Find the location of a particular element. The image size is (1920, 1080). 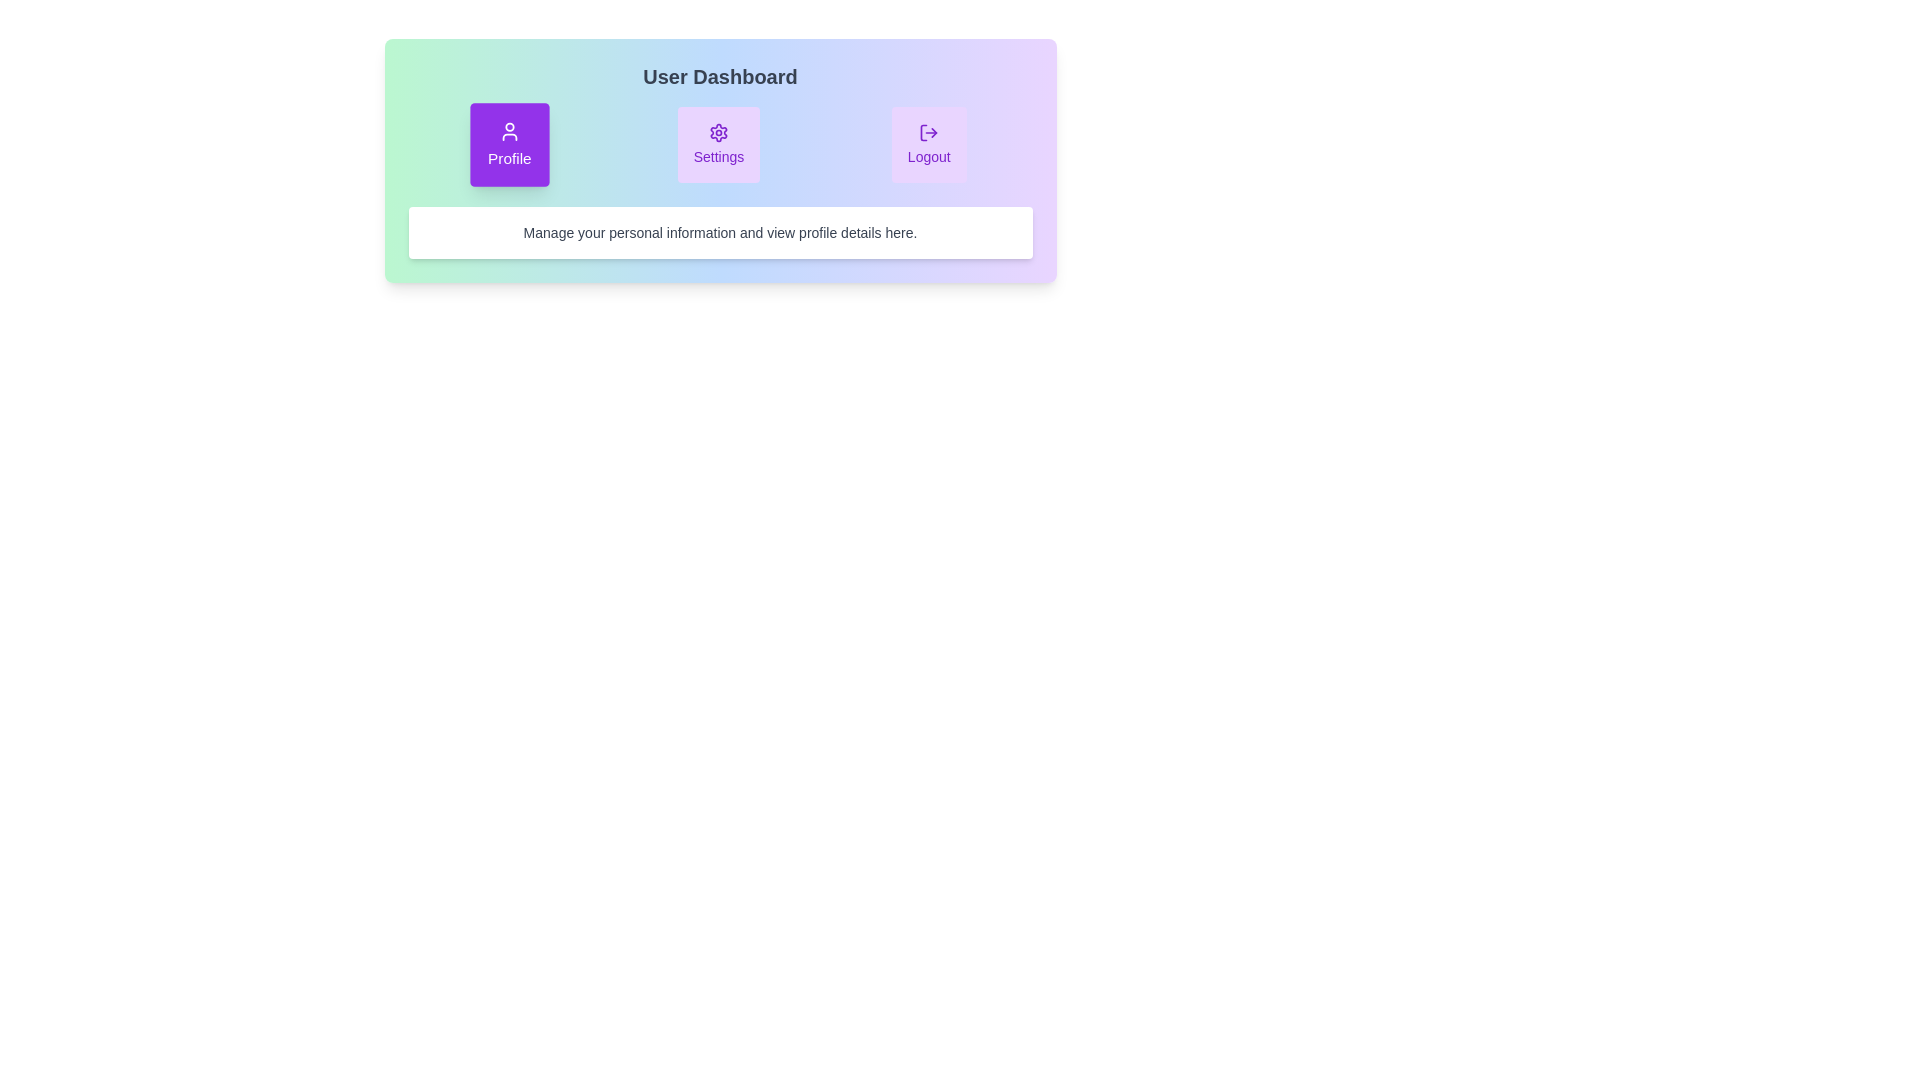

the Settings tab by clicking on it is located at coordinates (719, 144).